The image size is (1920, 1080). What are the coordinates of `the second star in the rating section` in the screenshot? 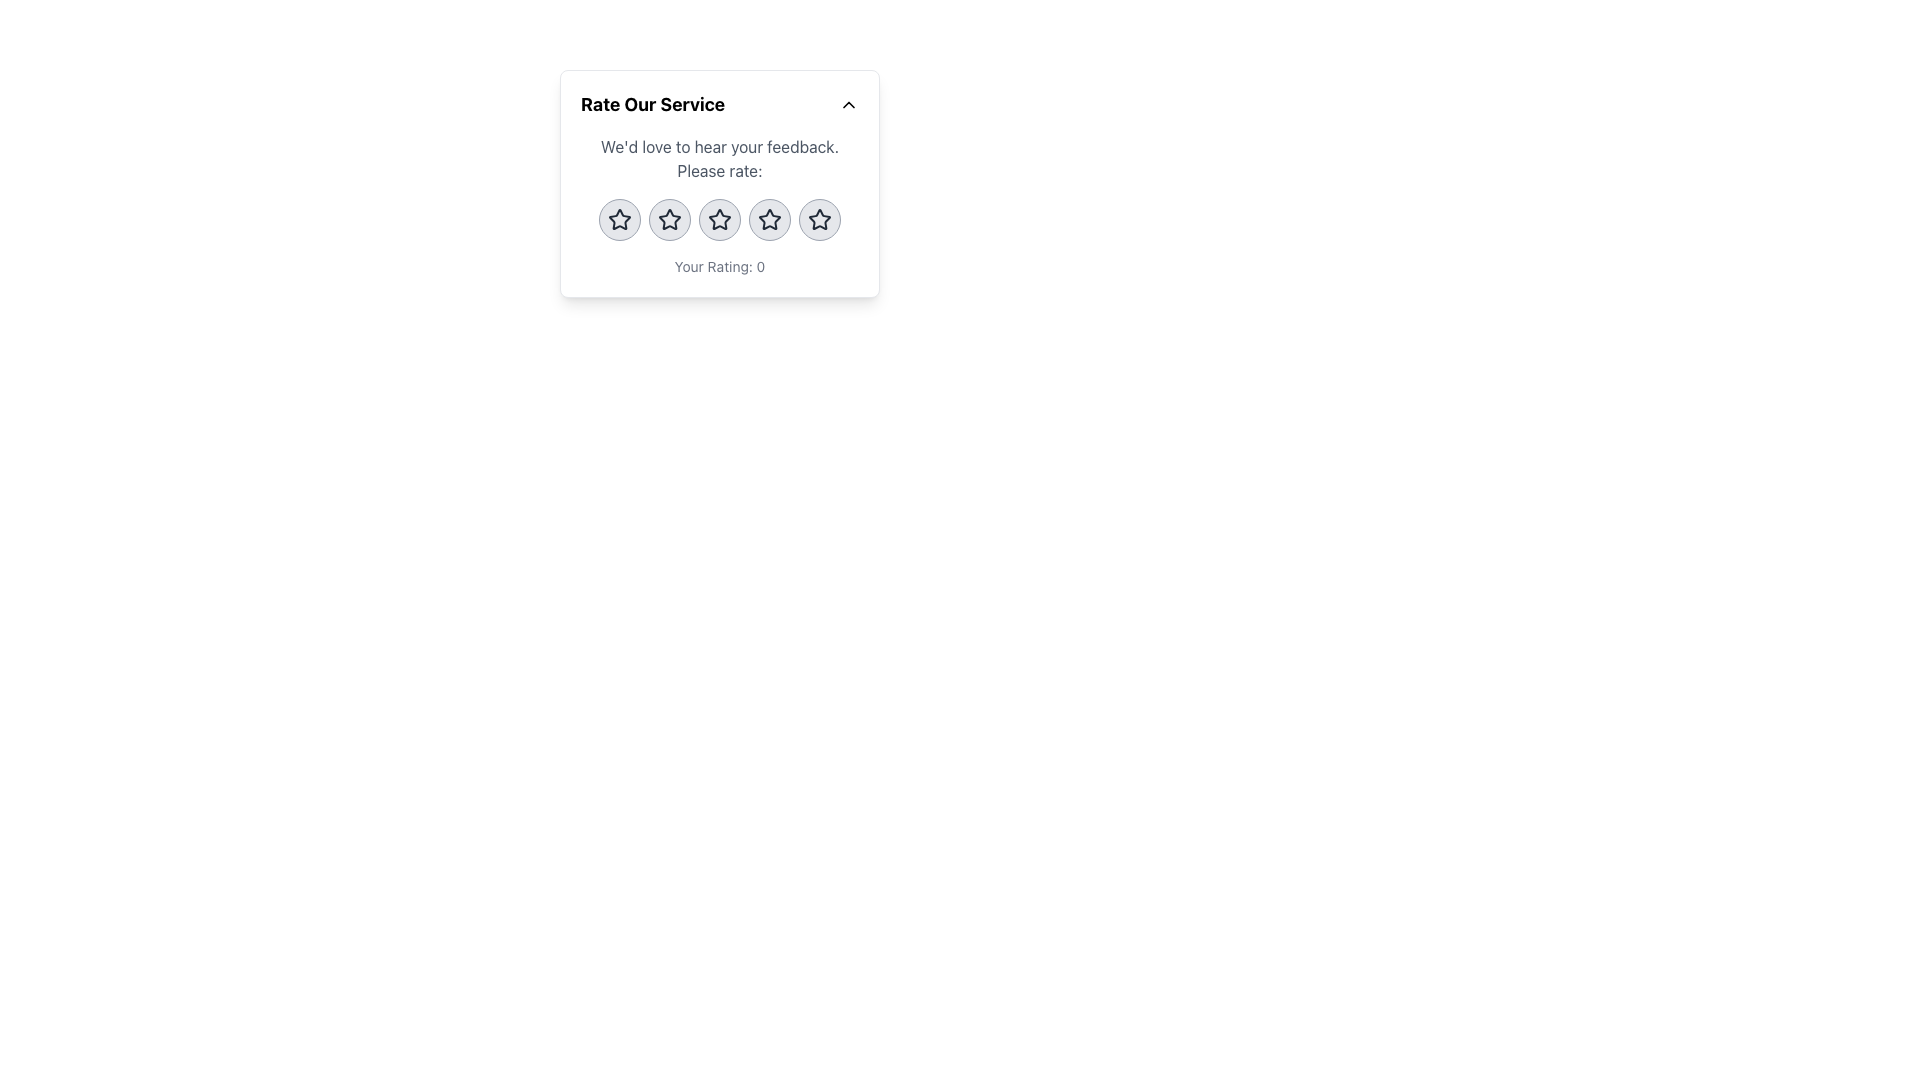 It's located at (670, 219).